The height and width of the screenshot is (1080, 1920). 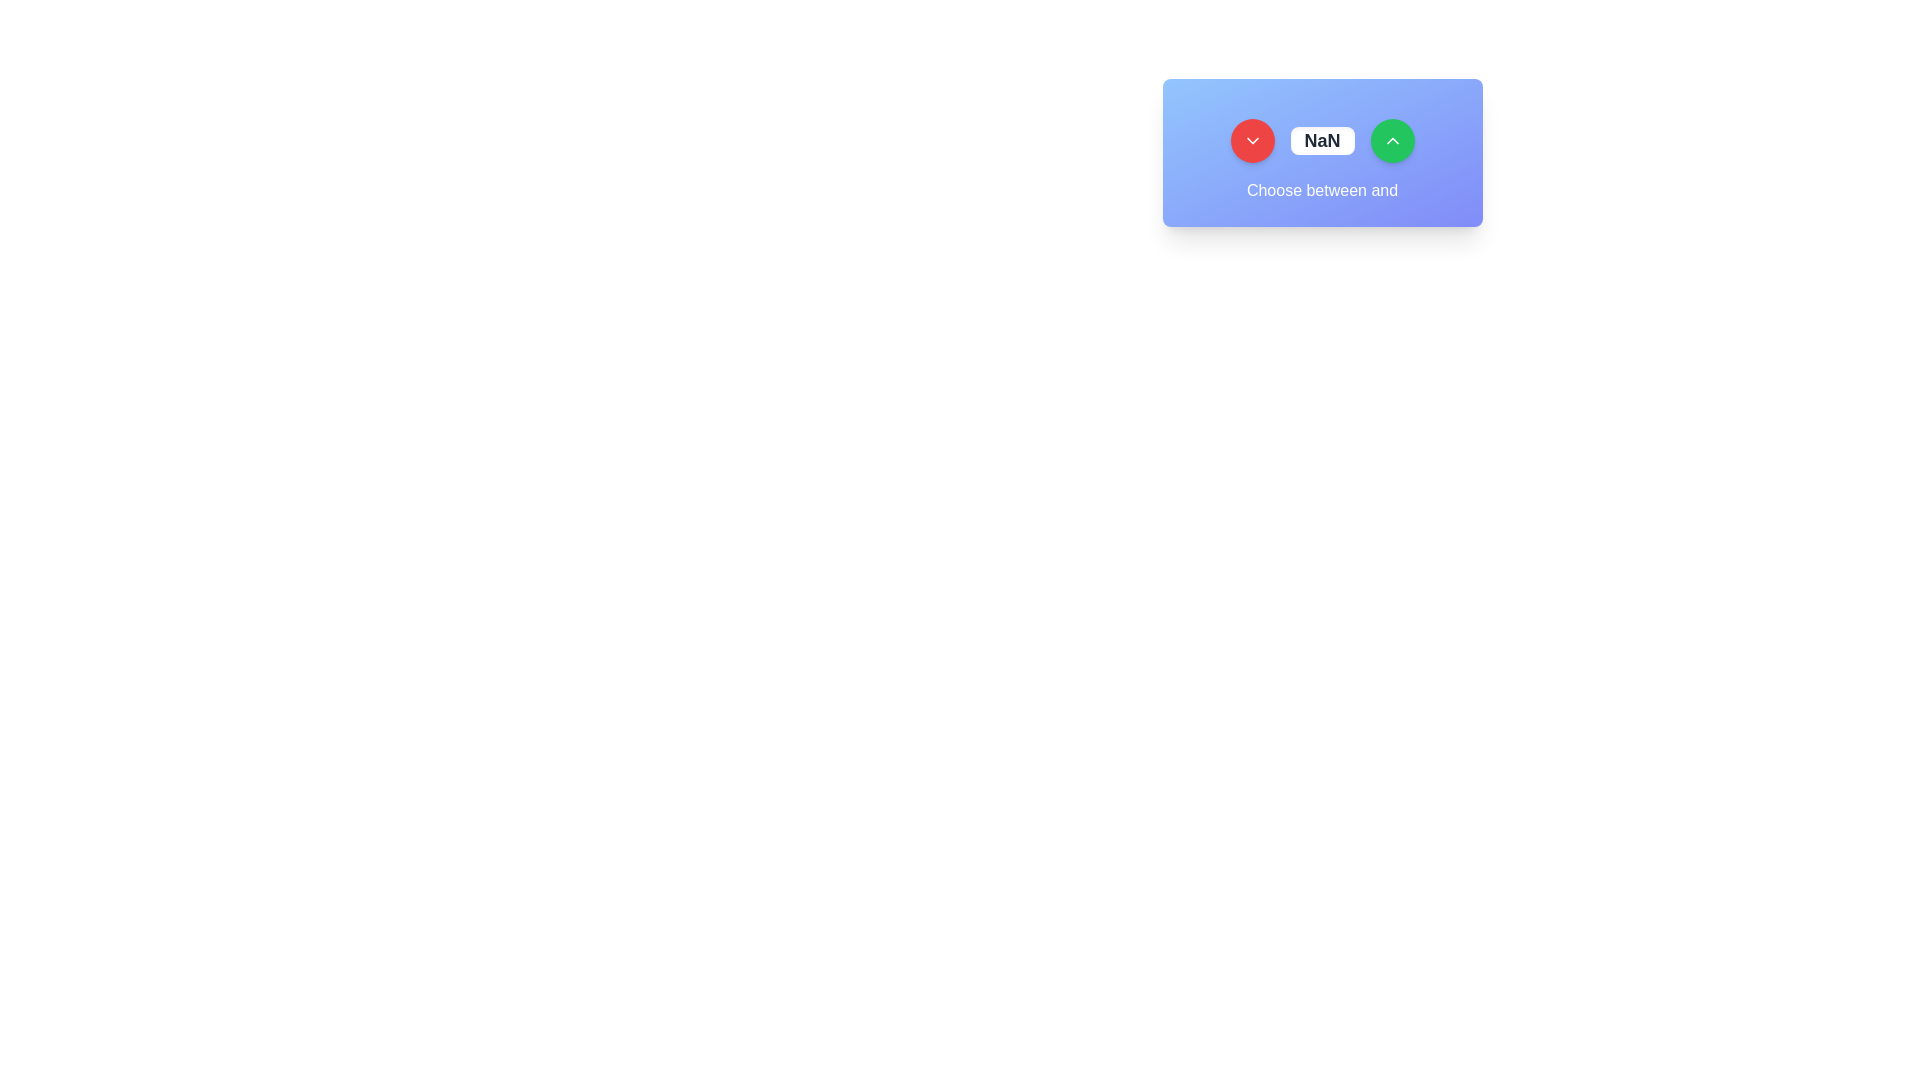 I want to click on the circular red button with a downward chevron icon located to the left of the numeric input box labeled 'NaN', so click(x=1251, y=140).